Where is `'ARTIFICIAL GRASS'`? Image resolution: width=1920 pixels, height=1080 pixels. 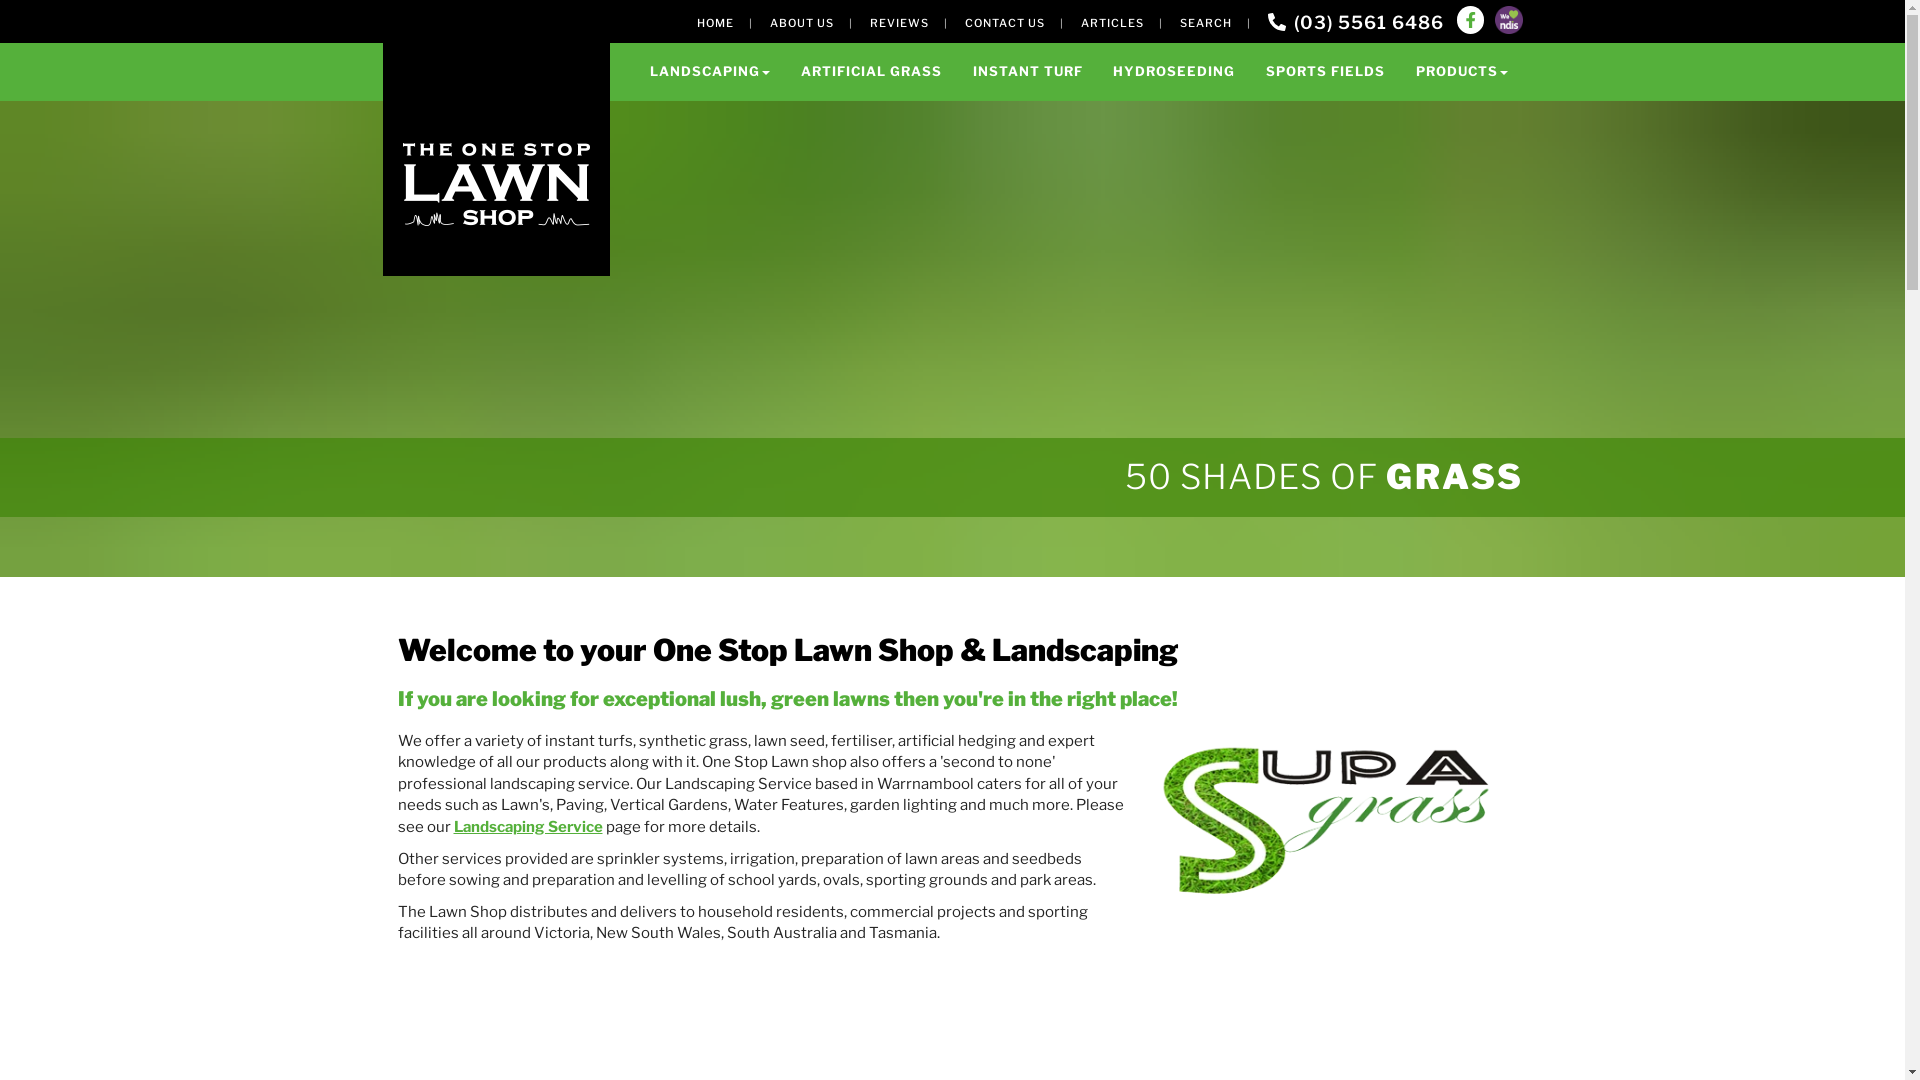
'ARTIFICIAL GRASS' is located at coordinates (870, 71).